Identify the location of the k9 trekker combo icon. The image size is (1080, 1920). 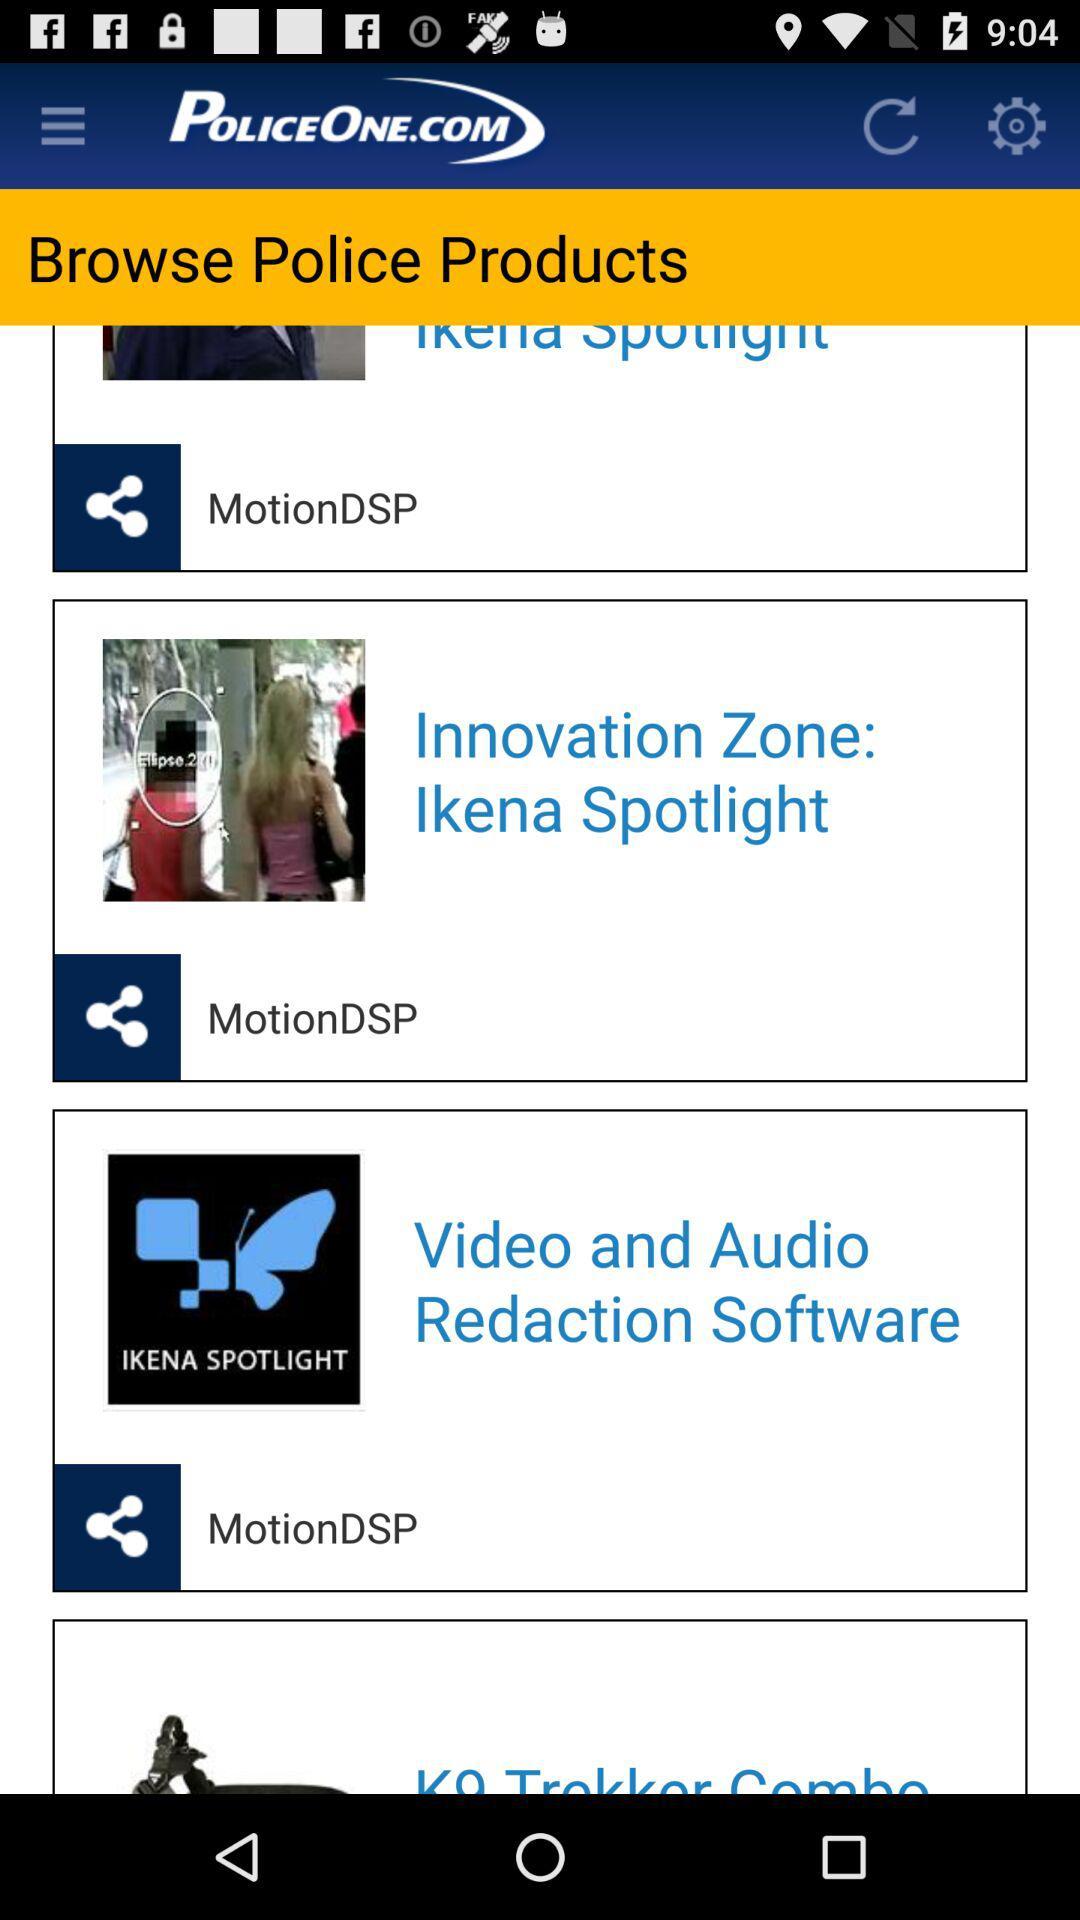
(692, 1725).